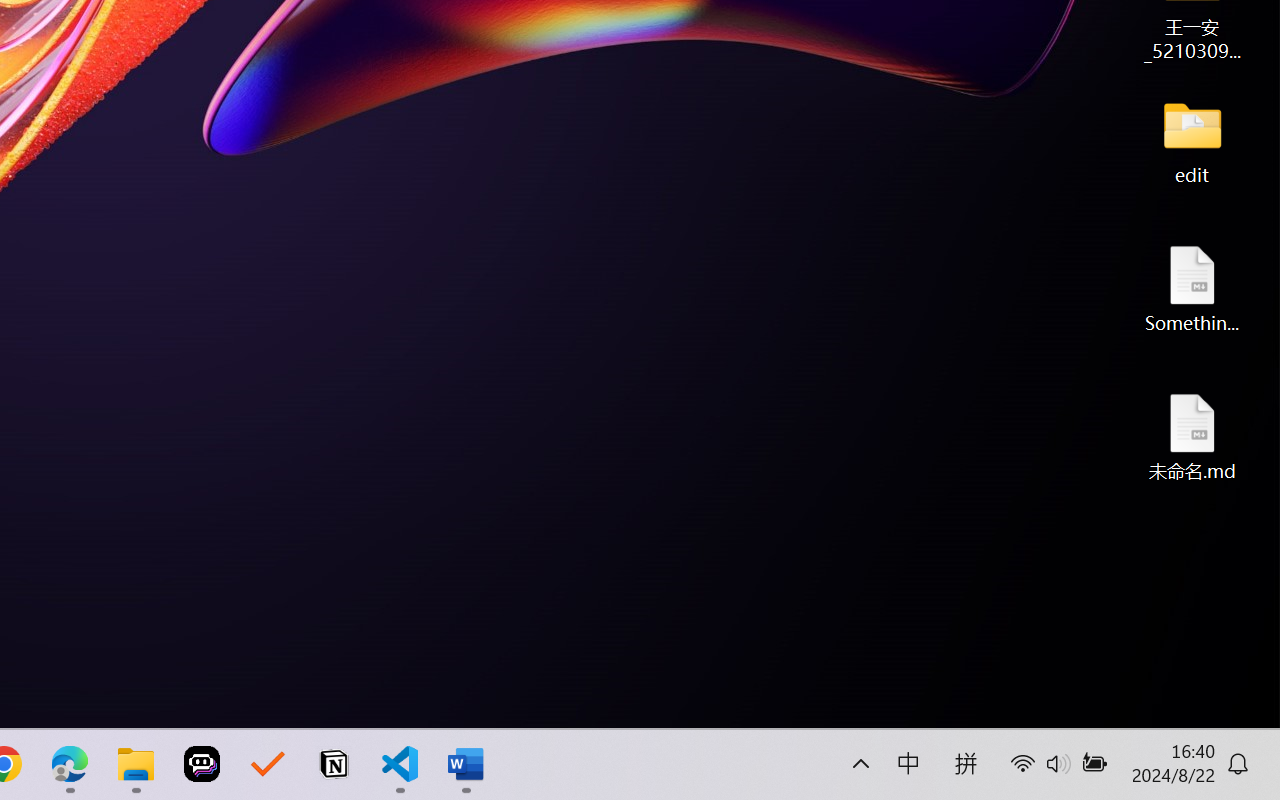 Image resolution: width=1280 pixels, height=800 pixels. What do you see at coordinates (202, 764) in the screenshot?
I see `'Poe'` at bounding box center [202, 764].